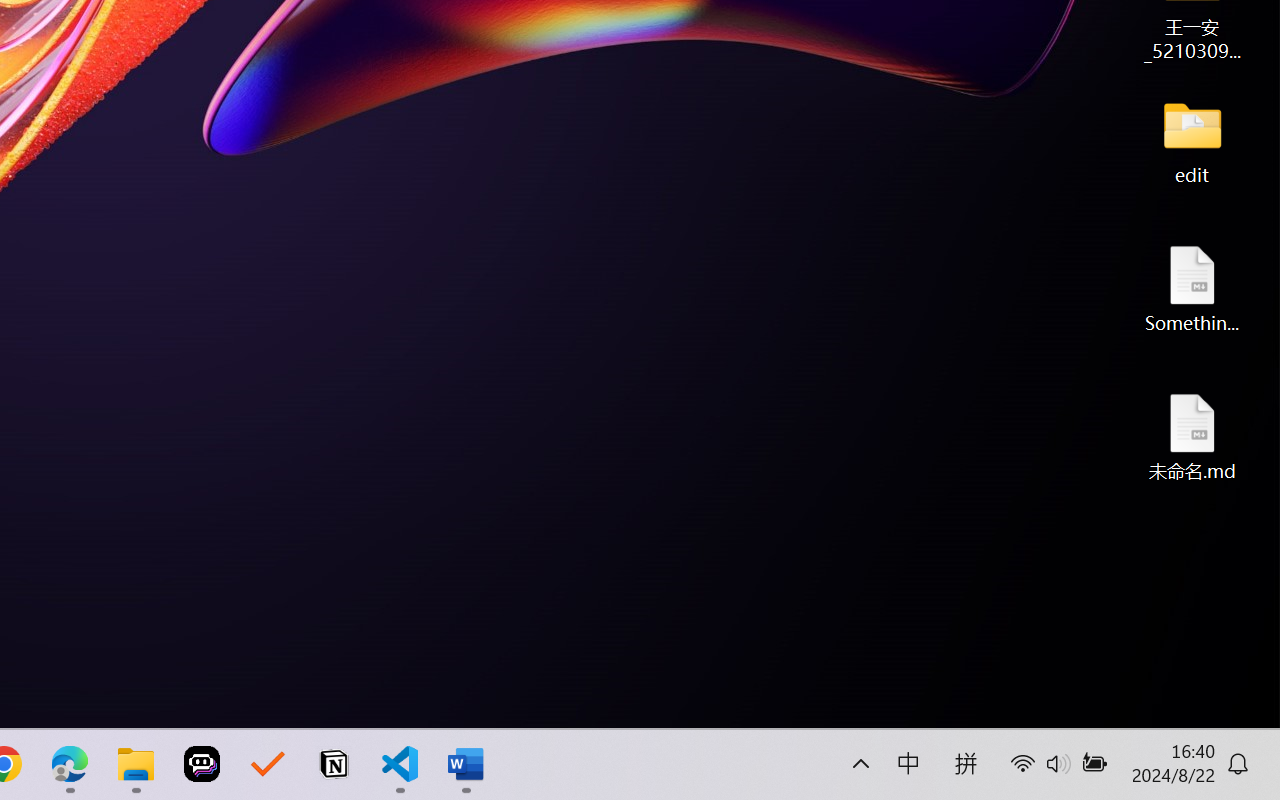 Image resolution: width=1280 pixels, height=800 pixels. What do you see at coordinates (202, 764) in the screenshot?
I see `'Poe'` at bounding box center [202, 764].